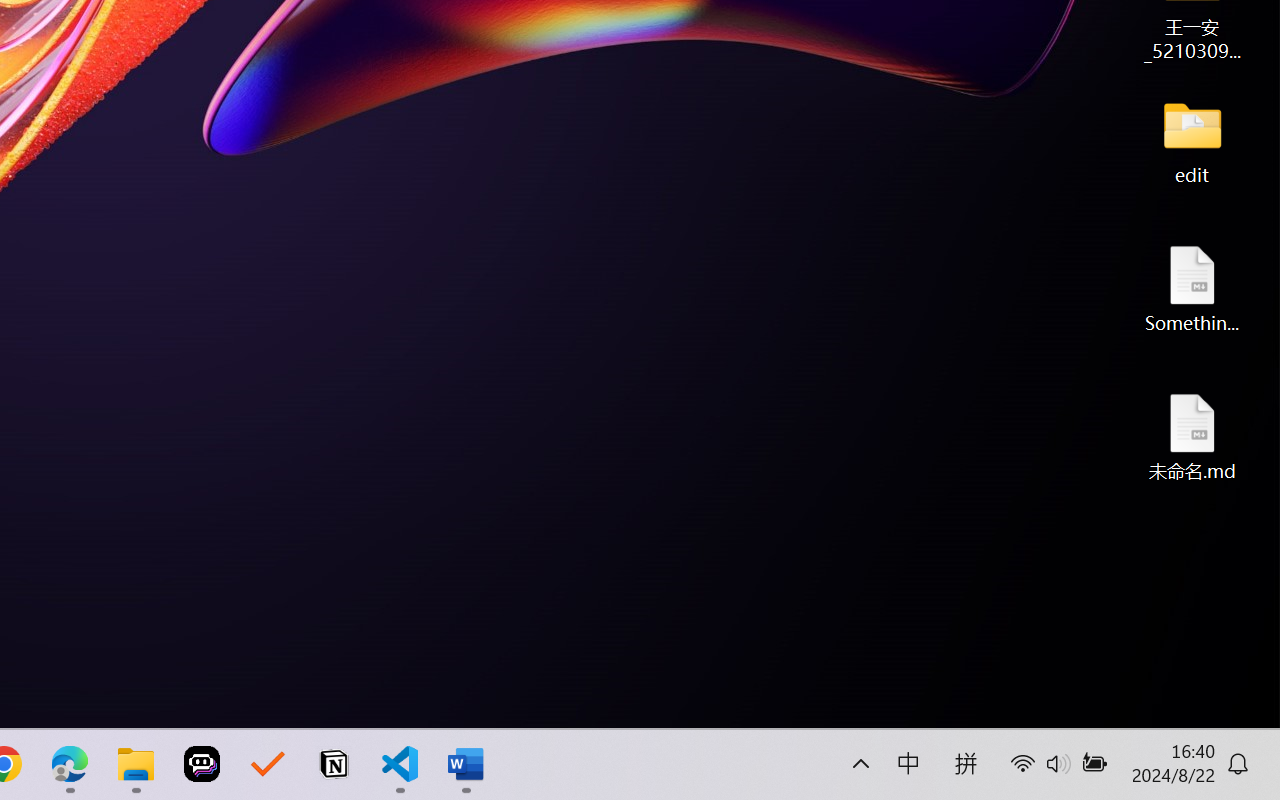 Image resolution: width=1280 pixels, height=800 pixels. What do you see at coordinates (202, 764) in the screenshot?
I see `'Poe'` at bounding box center [202, 764].